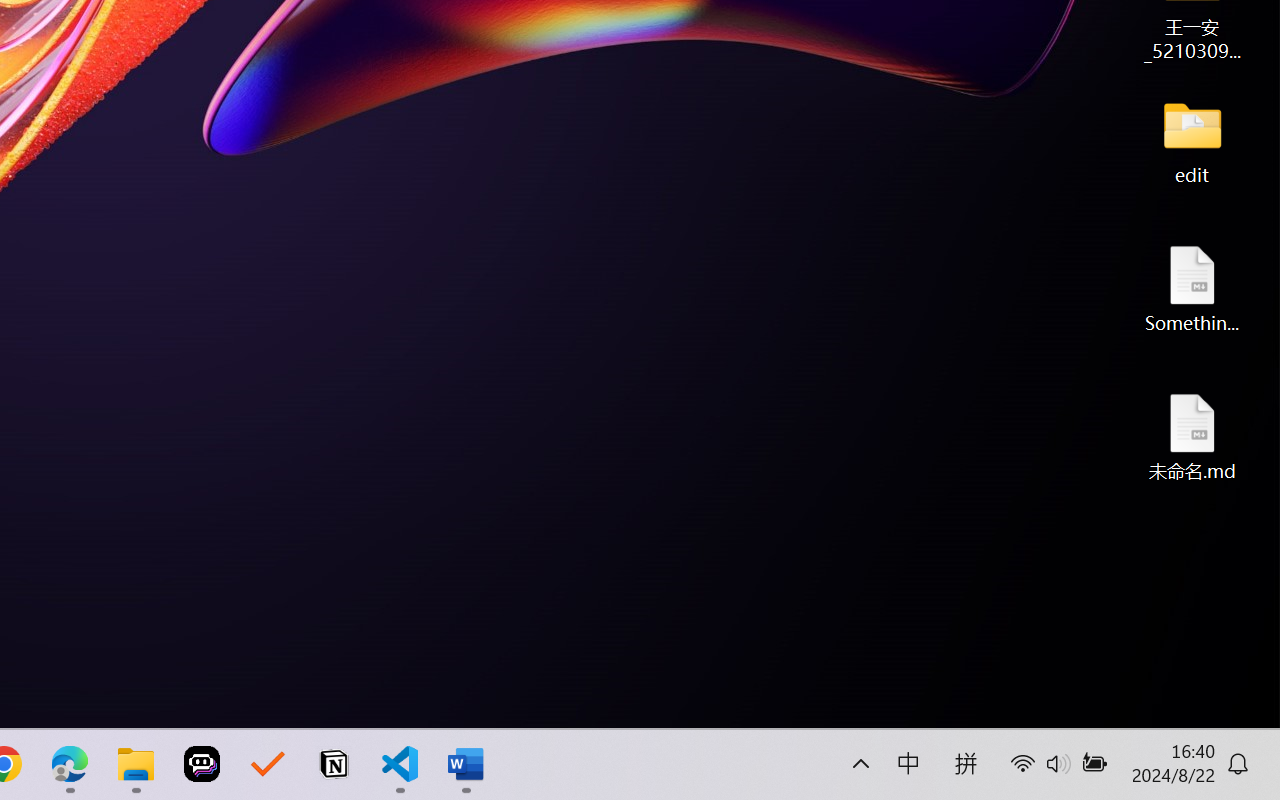 Image resolution: width=1280 pixels, height=800 pixels. What do you see at coordinates (202, 764) in the screenshot?
I see `'Poe'` at bounding box center [202, 764].